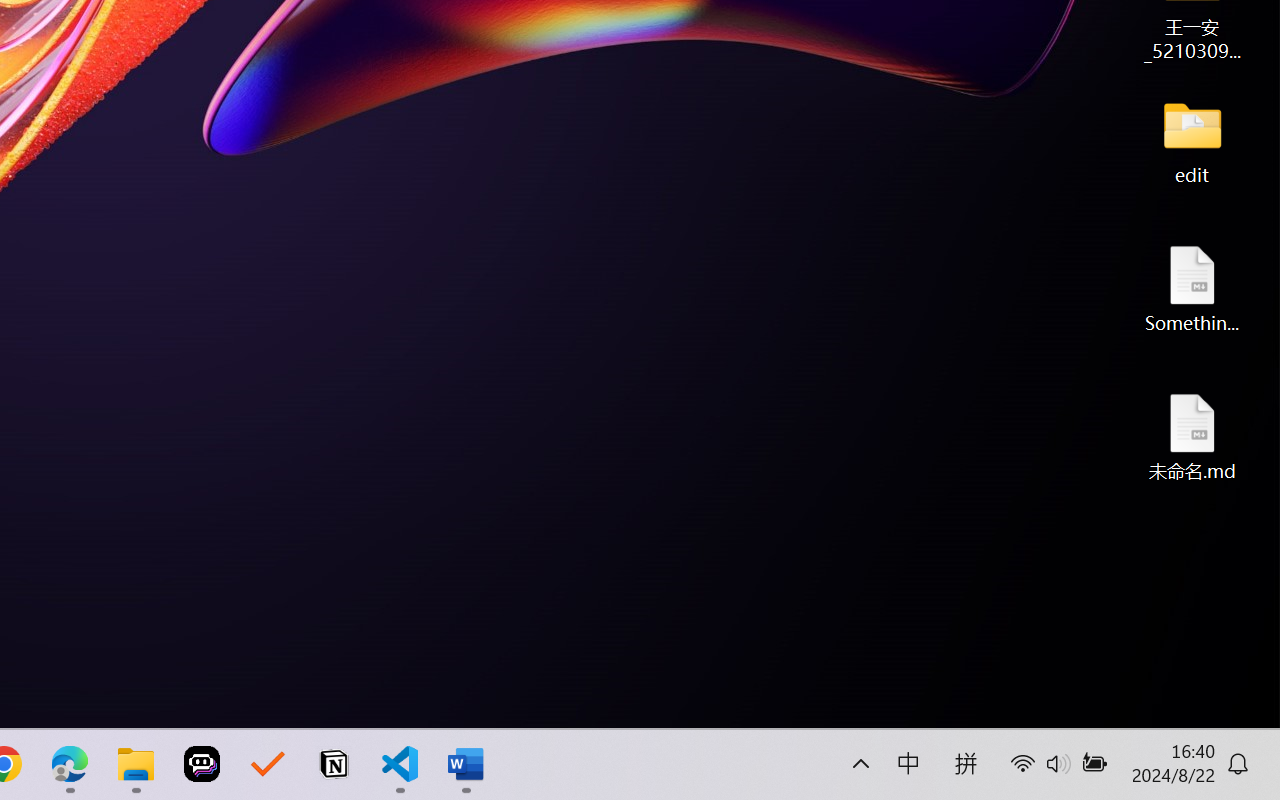 Image resolution: width=1280 pixels, height=800 pixels. What do you see at coordinates (202, 764) in the screenshot?
I see `'Poe'` at bounding box center [202, 764].